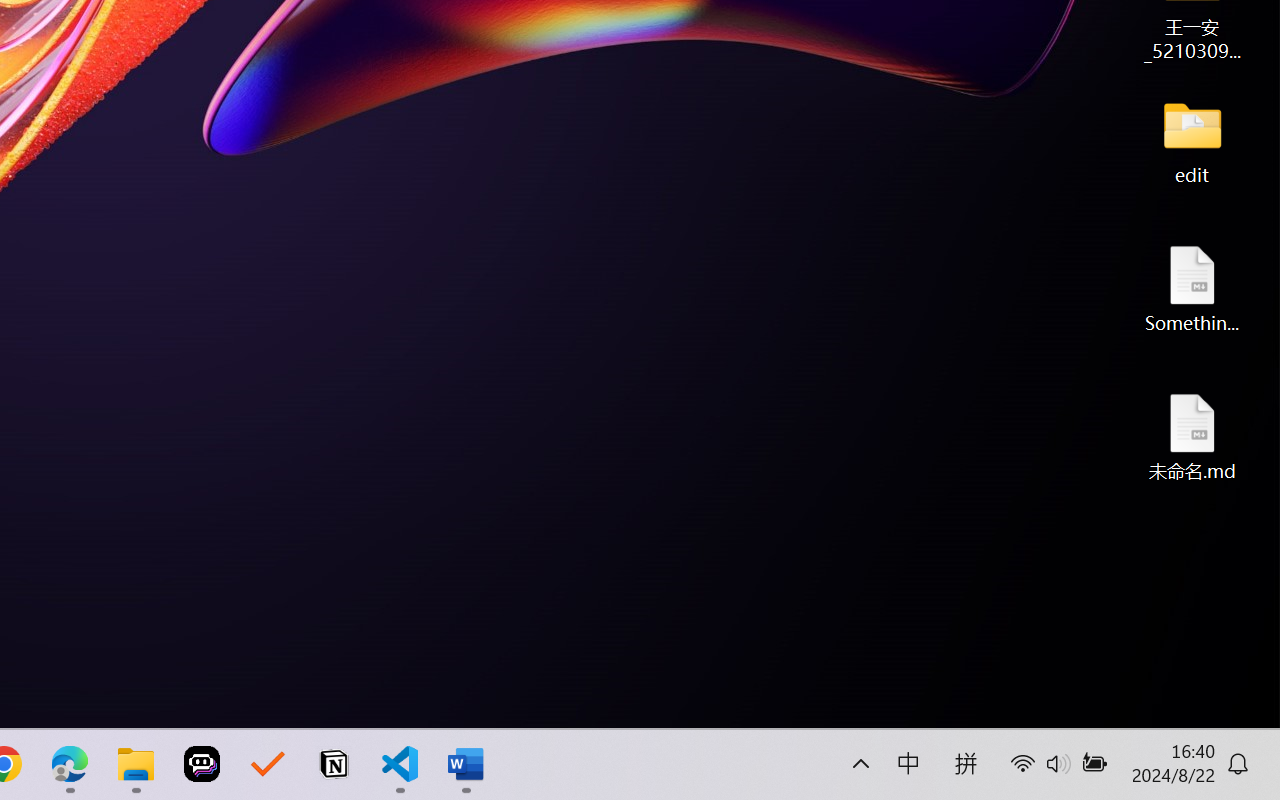 Image resolution: width=1280 pixels, height=800 pixels. What do you see at coordinates (202, 764) in the screenshot?
I see `'Poe'` at bounding box center [202, 764].